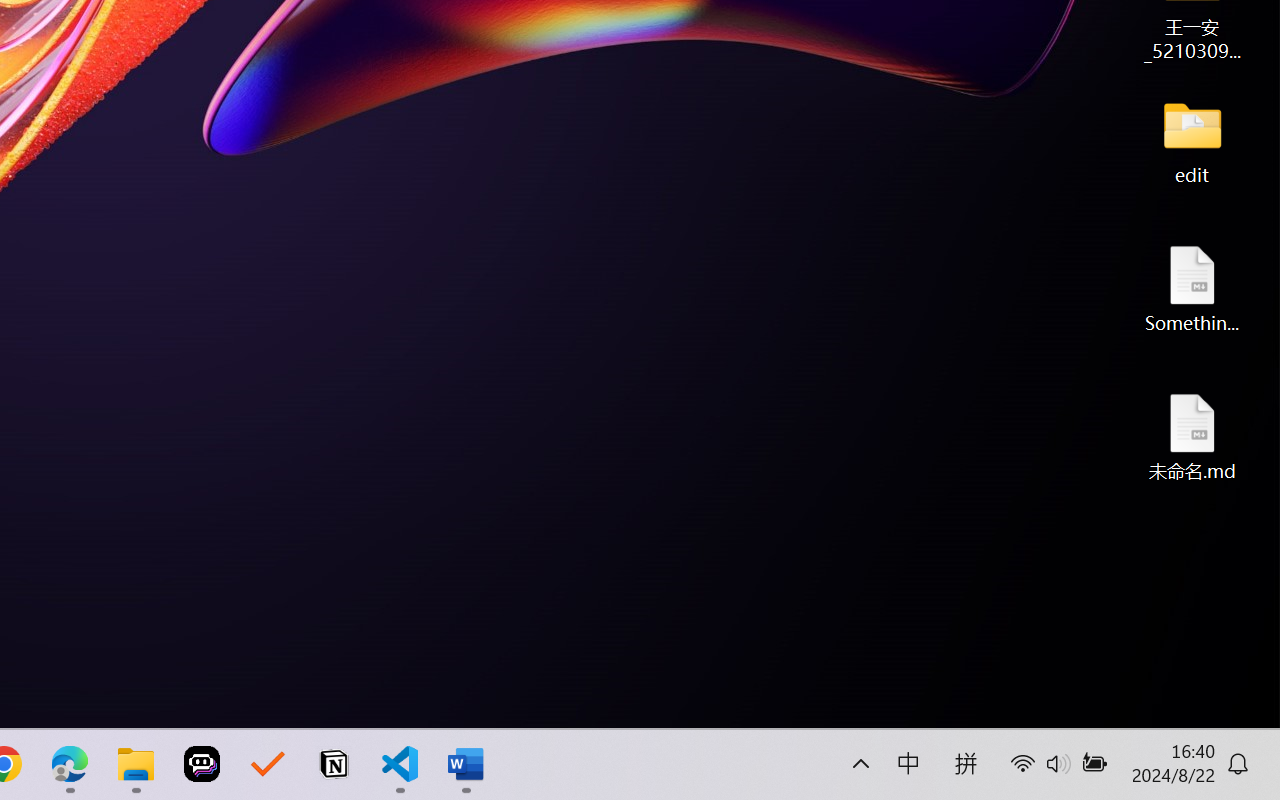 Image resolution: width=1280 pixels, height=800 pixels. What do you see at coordinates (202, 764) in the screenshot?
I see `'Poe'` at bounding box center [202, 764].